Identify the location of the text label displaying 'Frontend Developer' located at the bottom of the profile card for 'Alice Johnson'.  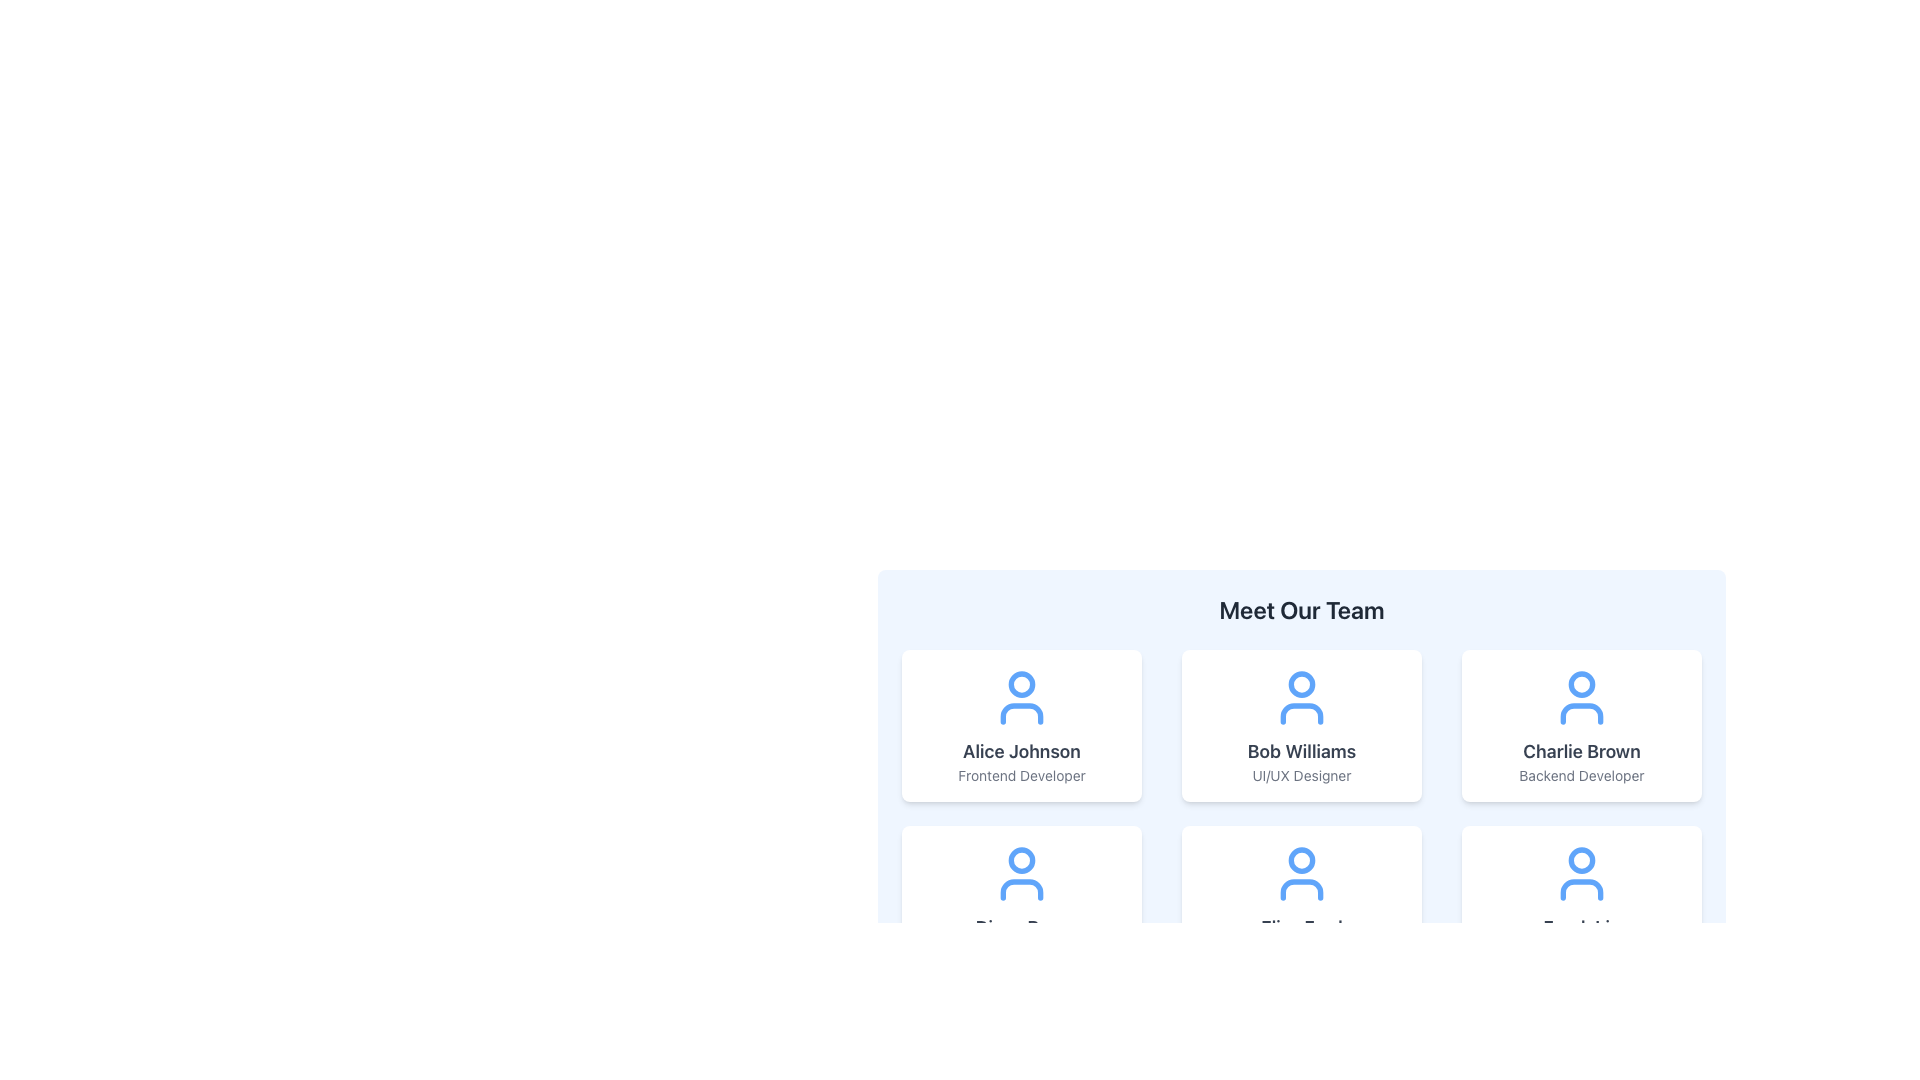
(1022, 774).